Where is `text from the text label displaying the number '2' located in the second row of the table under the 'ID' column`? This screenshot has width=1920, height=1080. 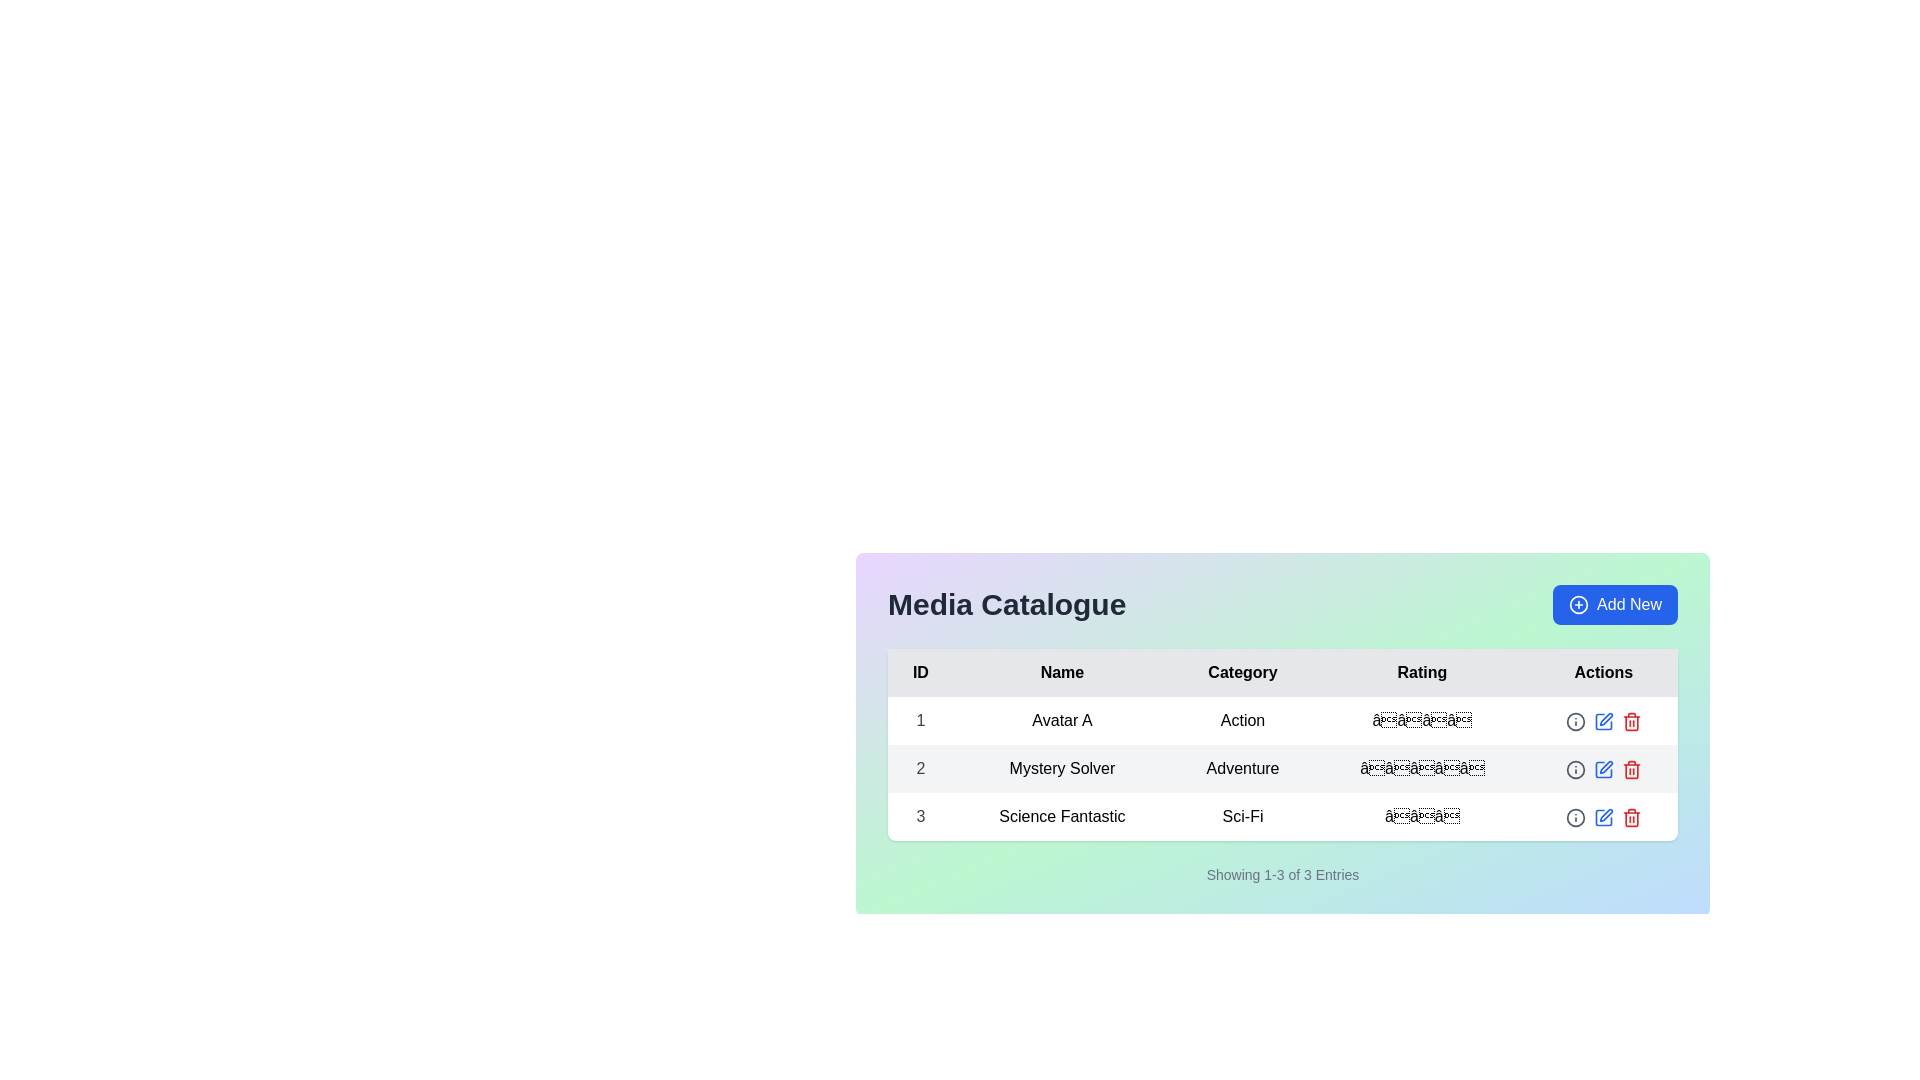
text from the text label displaying the number '2' located in the second row of the table under the 'ID' column is located at coordinates (920, 767).